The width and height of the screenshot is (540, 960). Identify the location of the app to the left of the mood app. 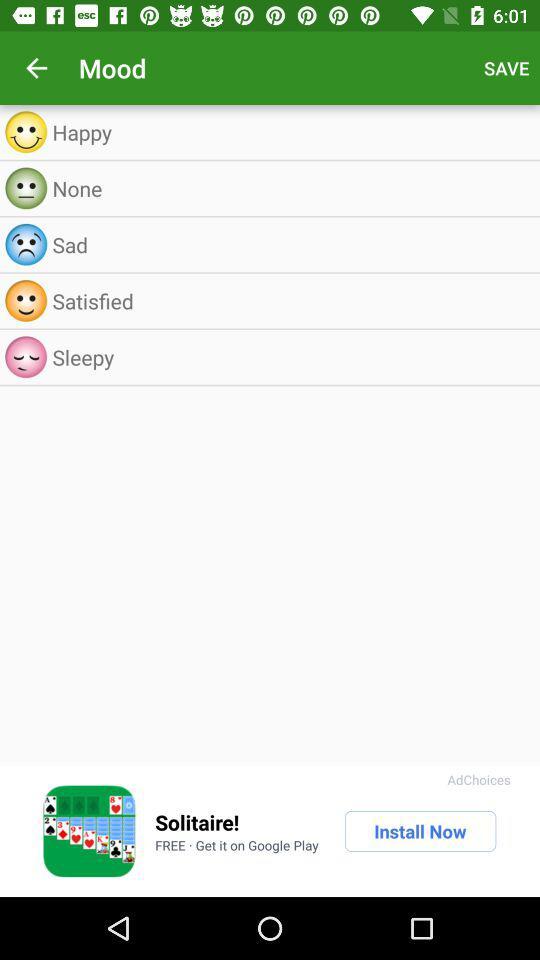
(36, 68).